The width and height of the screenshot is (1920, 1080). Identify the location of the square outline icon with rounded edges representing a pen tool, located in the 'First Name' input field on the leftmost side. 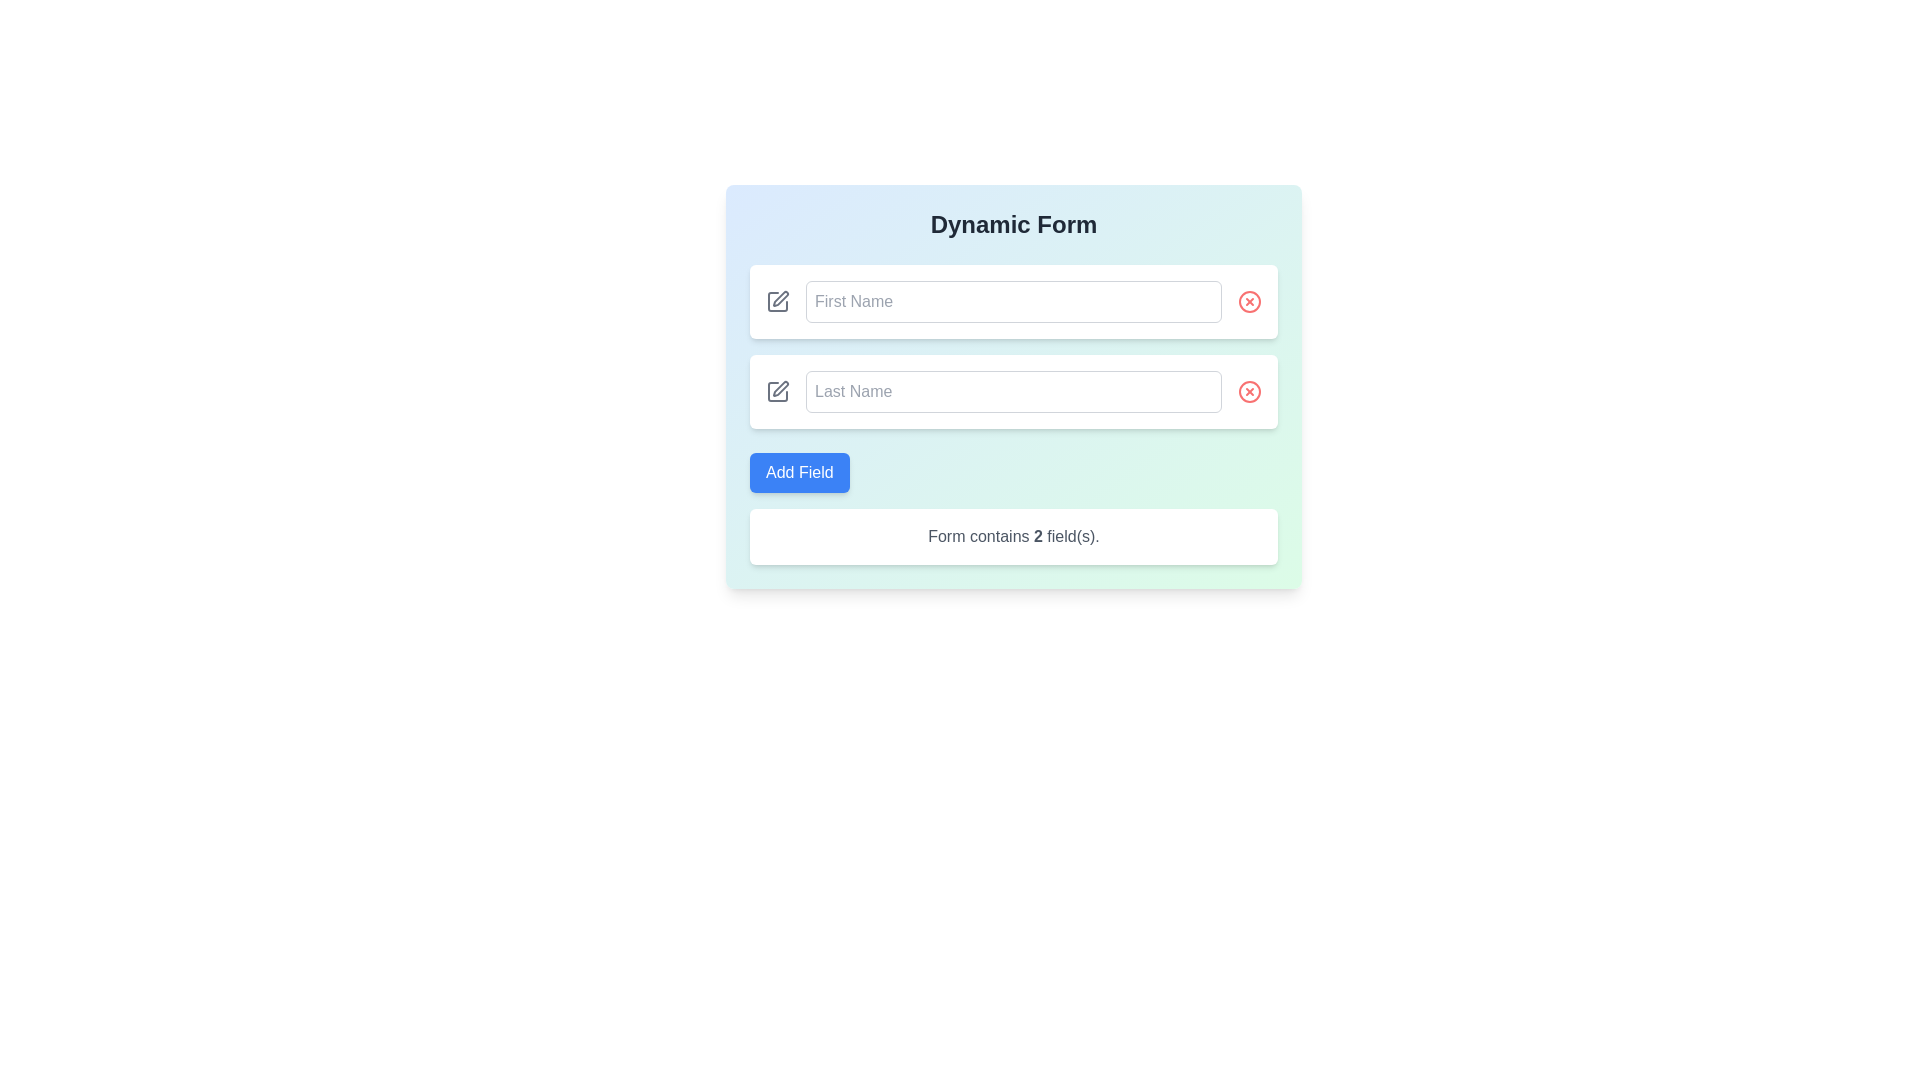
(776, 301).